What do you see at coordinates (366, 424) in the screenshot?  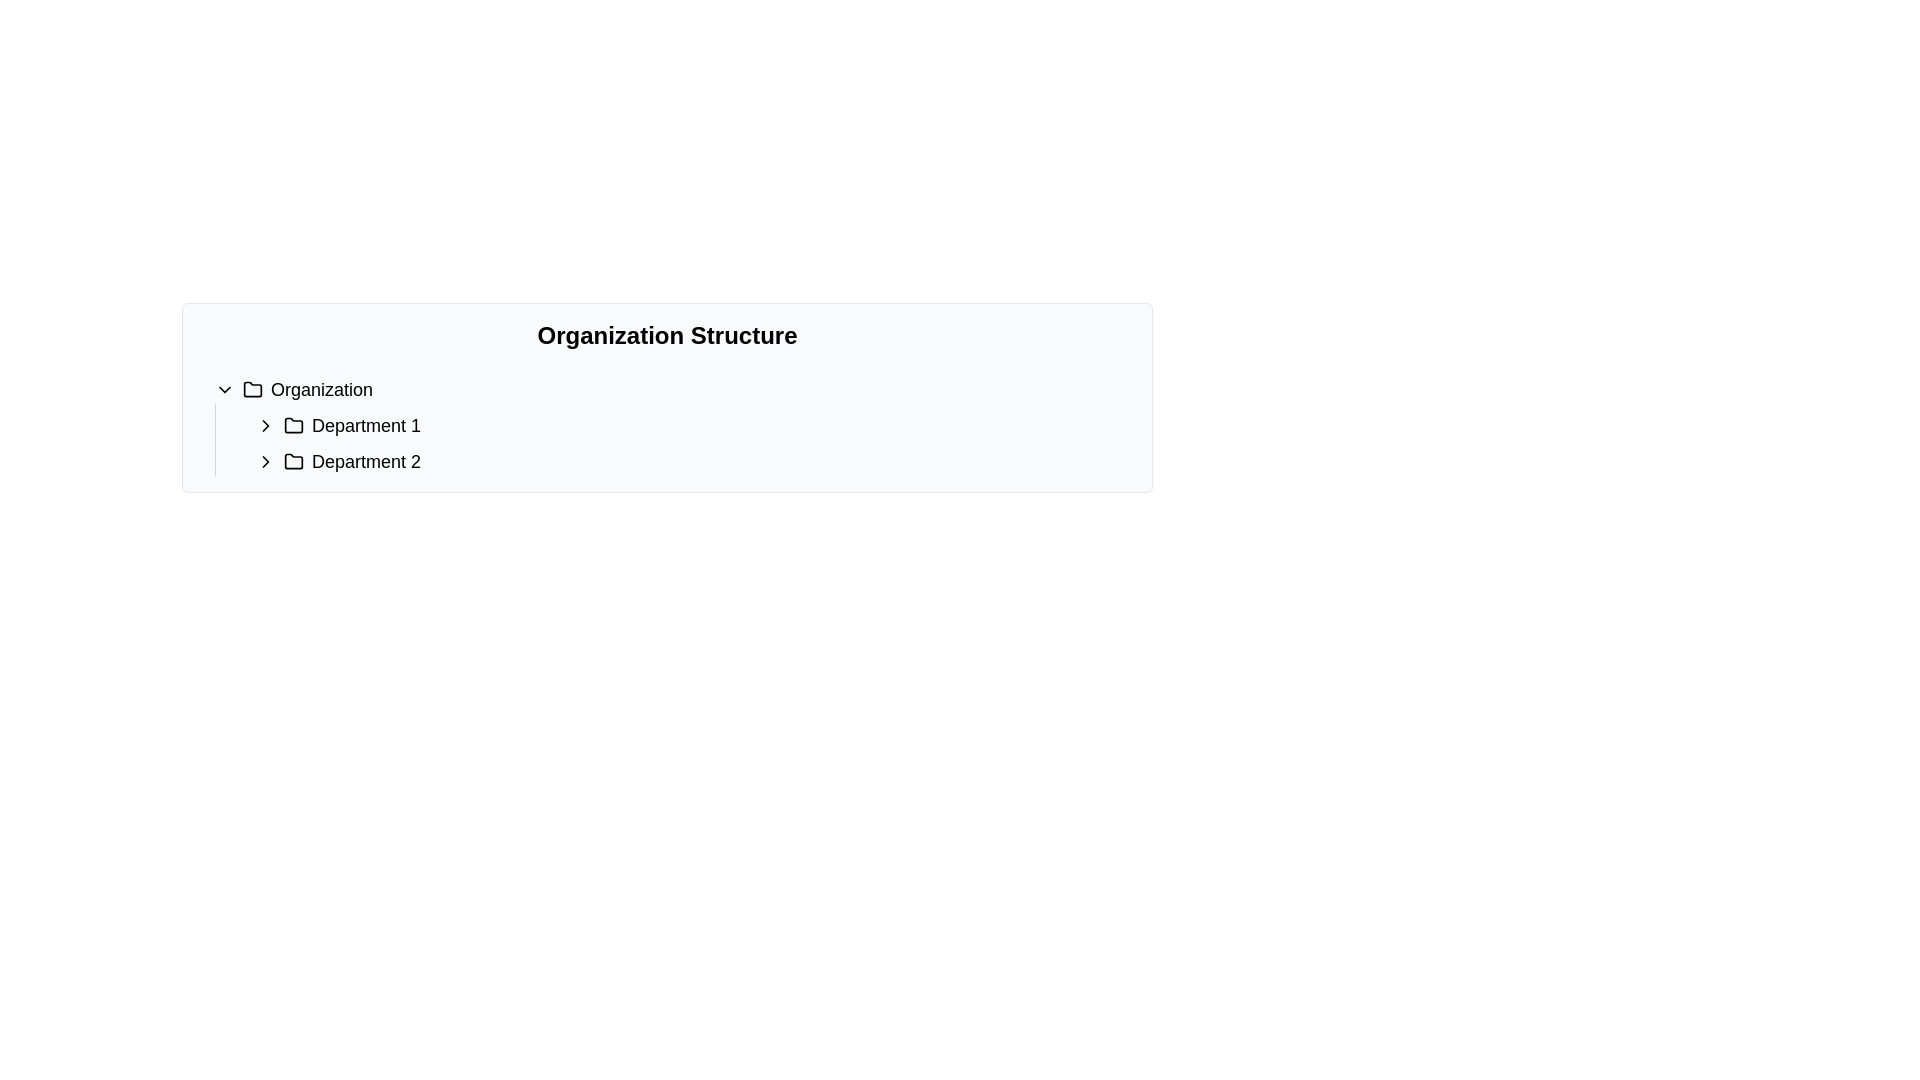 I see `the 'Department 1' static text label` at bounding box center [366, 424].